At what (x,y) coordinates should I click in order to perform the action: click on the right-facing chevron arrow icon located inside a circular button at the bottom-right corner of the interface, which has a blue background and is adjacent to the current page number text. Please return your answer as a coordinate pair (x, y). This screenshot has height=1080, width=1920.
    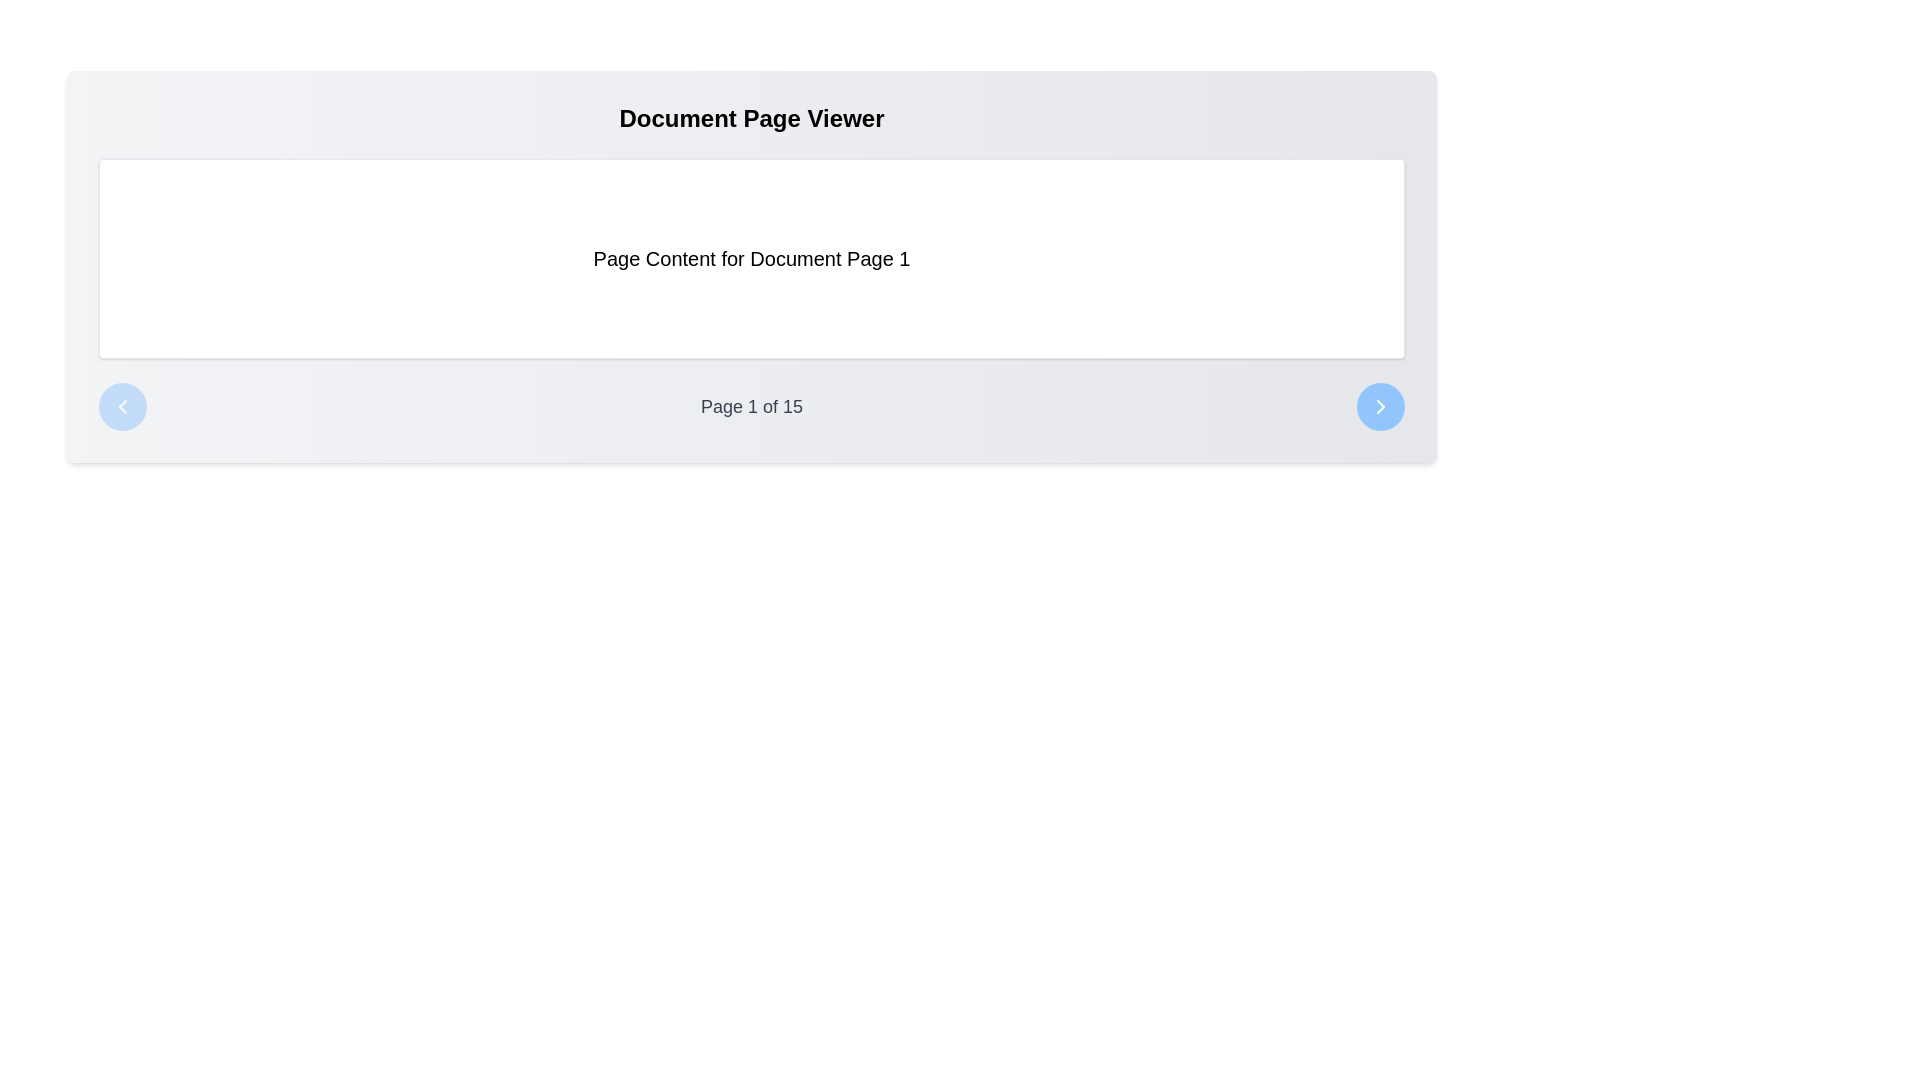
    Looking at the image, I should click on (1380, 406).